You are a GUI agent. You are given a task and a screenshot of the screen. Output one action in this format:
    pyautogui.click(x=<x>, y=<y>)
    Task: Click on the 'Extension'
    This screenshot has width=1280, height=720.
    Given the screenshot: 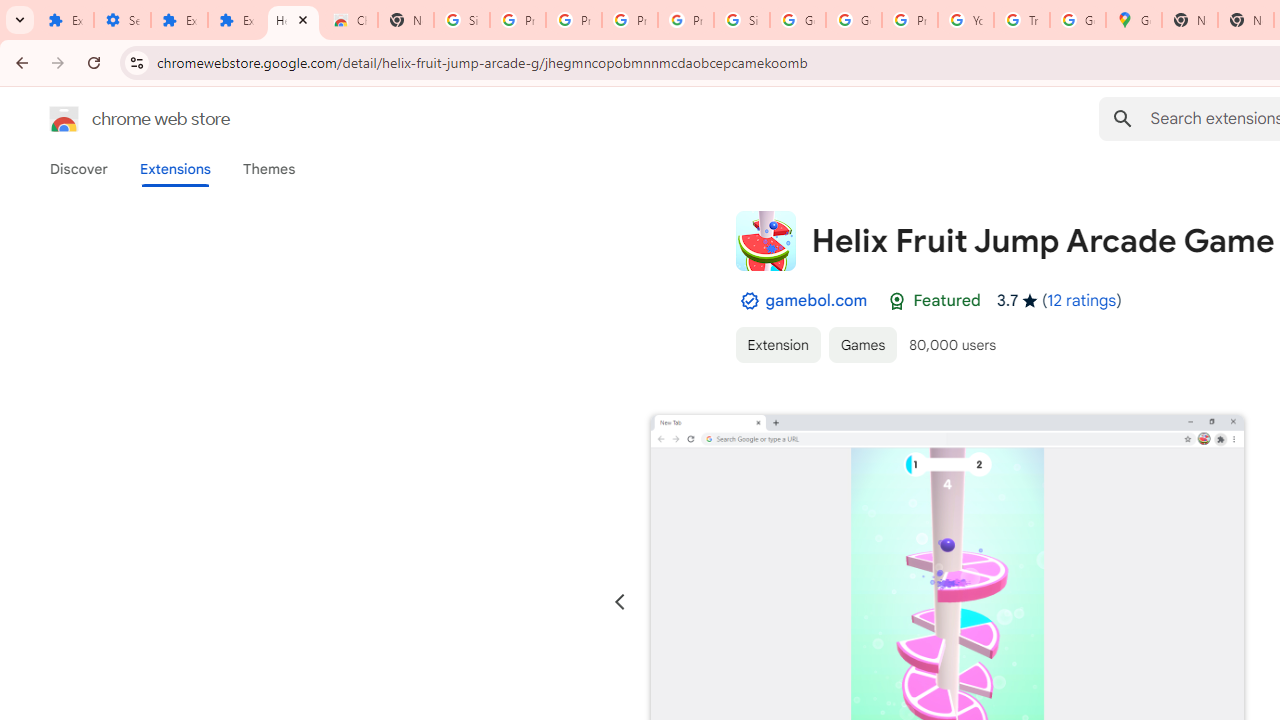 What is the action you would take?
    pyautogui.click(x=776, y=343)
    